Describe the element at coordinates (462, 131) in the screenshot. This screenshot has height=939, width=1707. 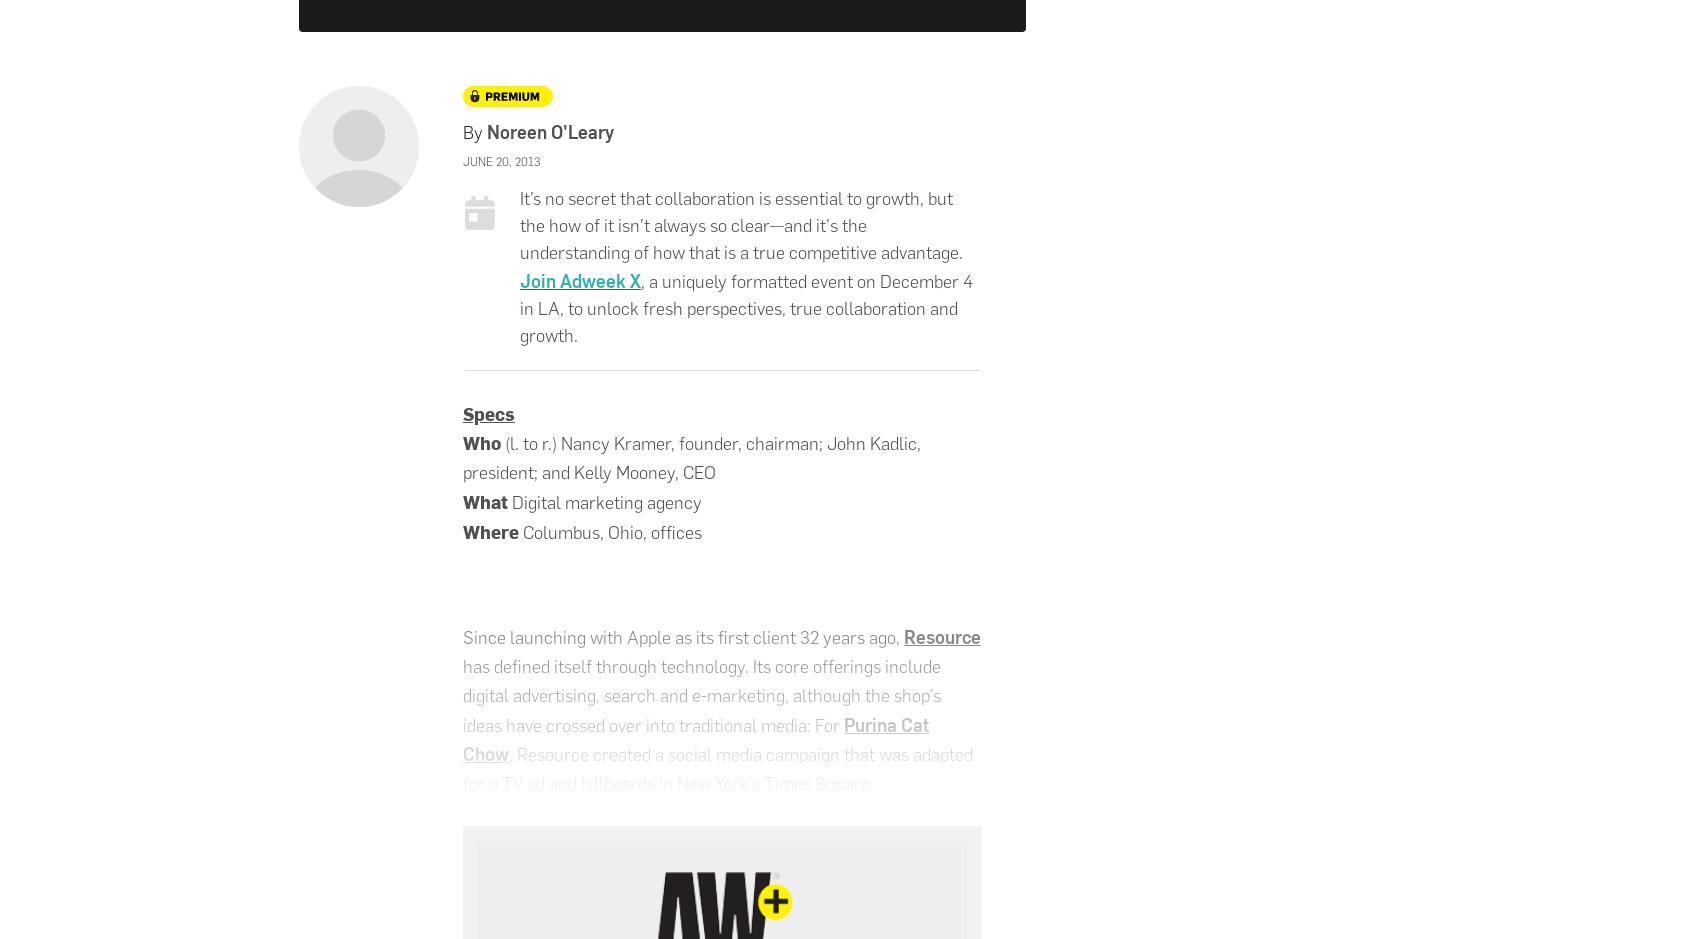
I see `'By'` at that location.